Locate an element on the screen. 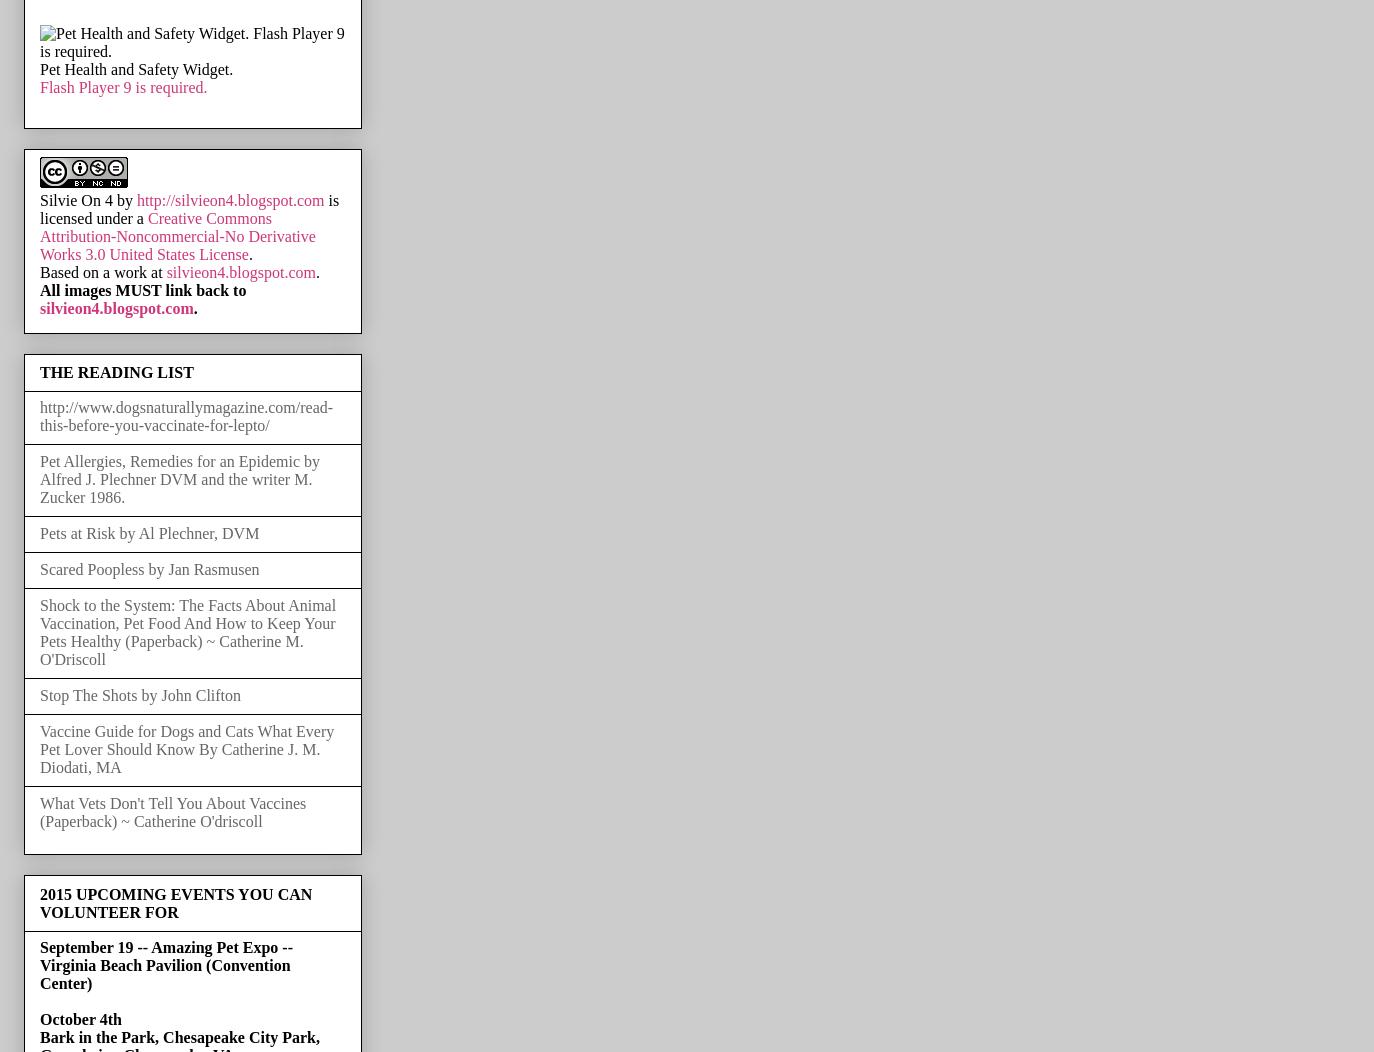 The height and width of the screenshot is (1052, 1374). 'http://www.dogsnaturallymagazine.com/read-this-before-you-vaccinate-for-lepto/' is located at coordinates (185, 415).